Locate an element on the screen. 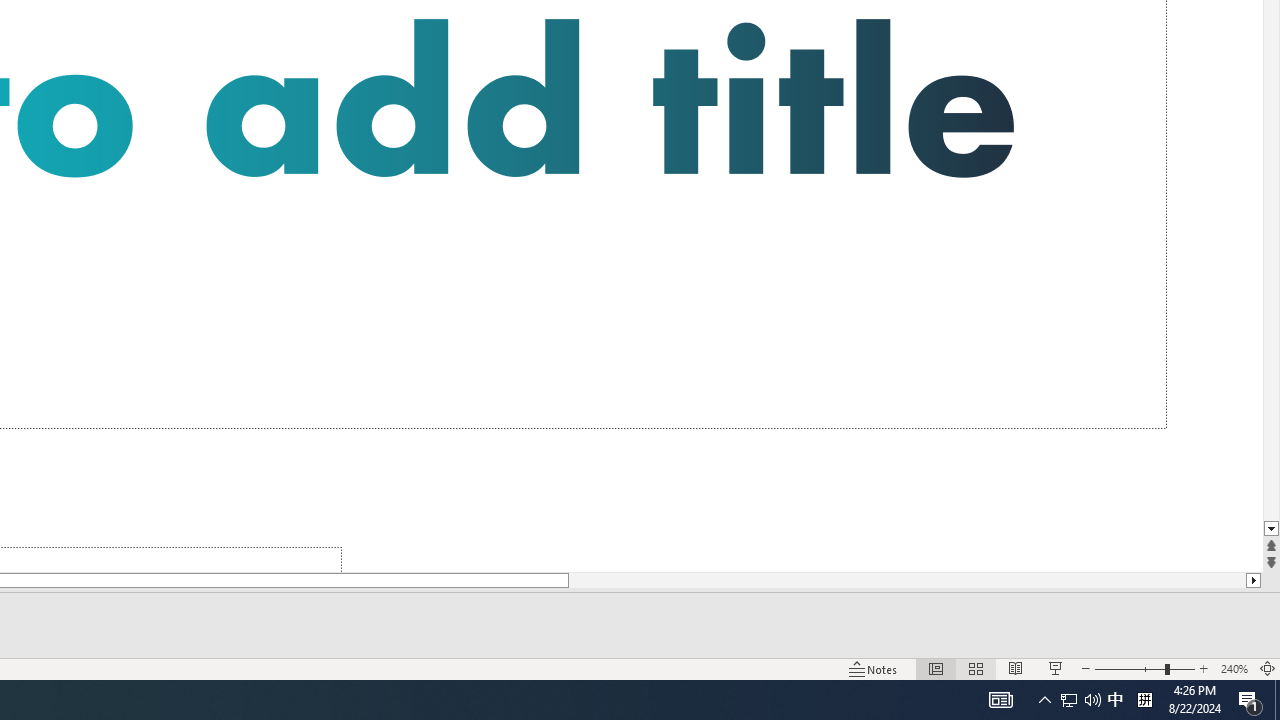  'Notes ' is located at coordinates (874, 669).